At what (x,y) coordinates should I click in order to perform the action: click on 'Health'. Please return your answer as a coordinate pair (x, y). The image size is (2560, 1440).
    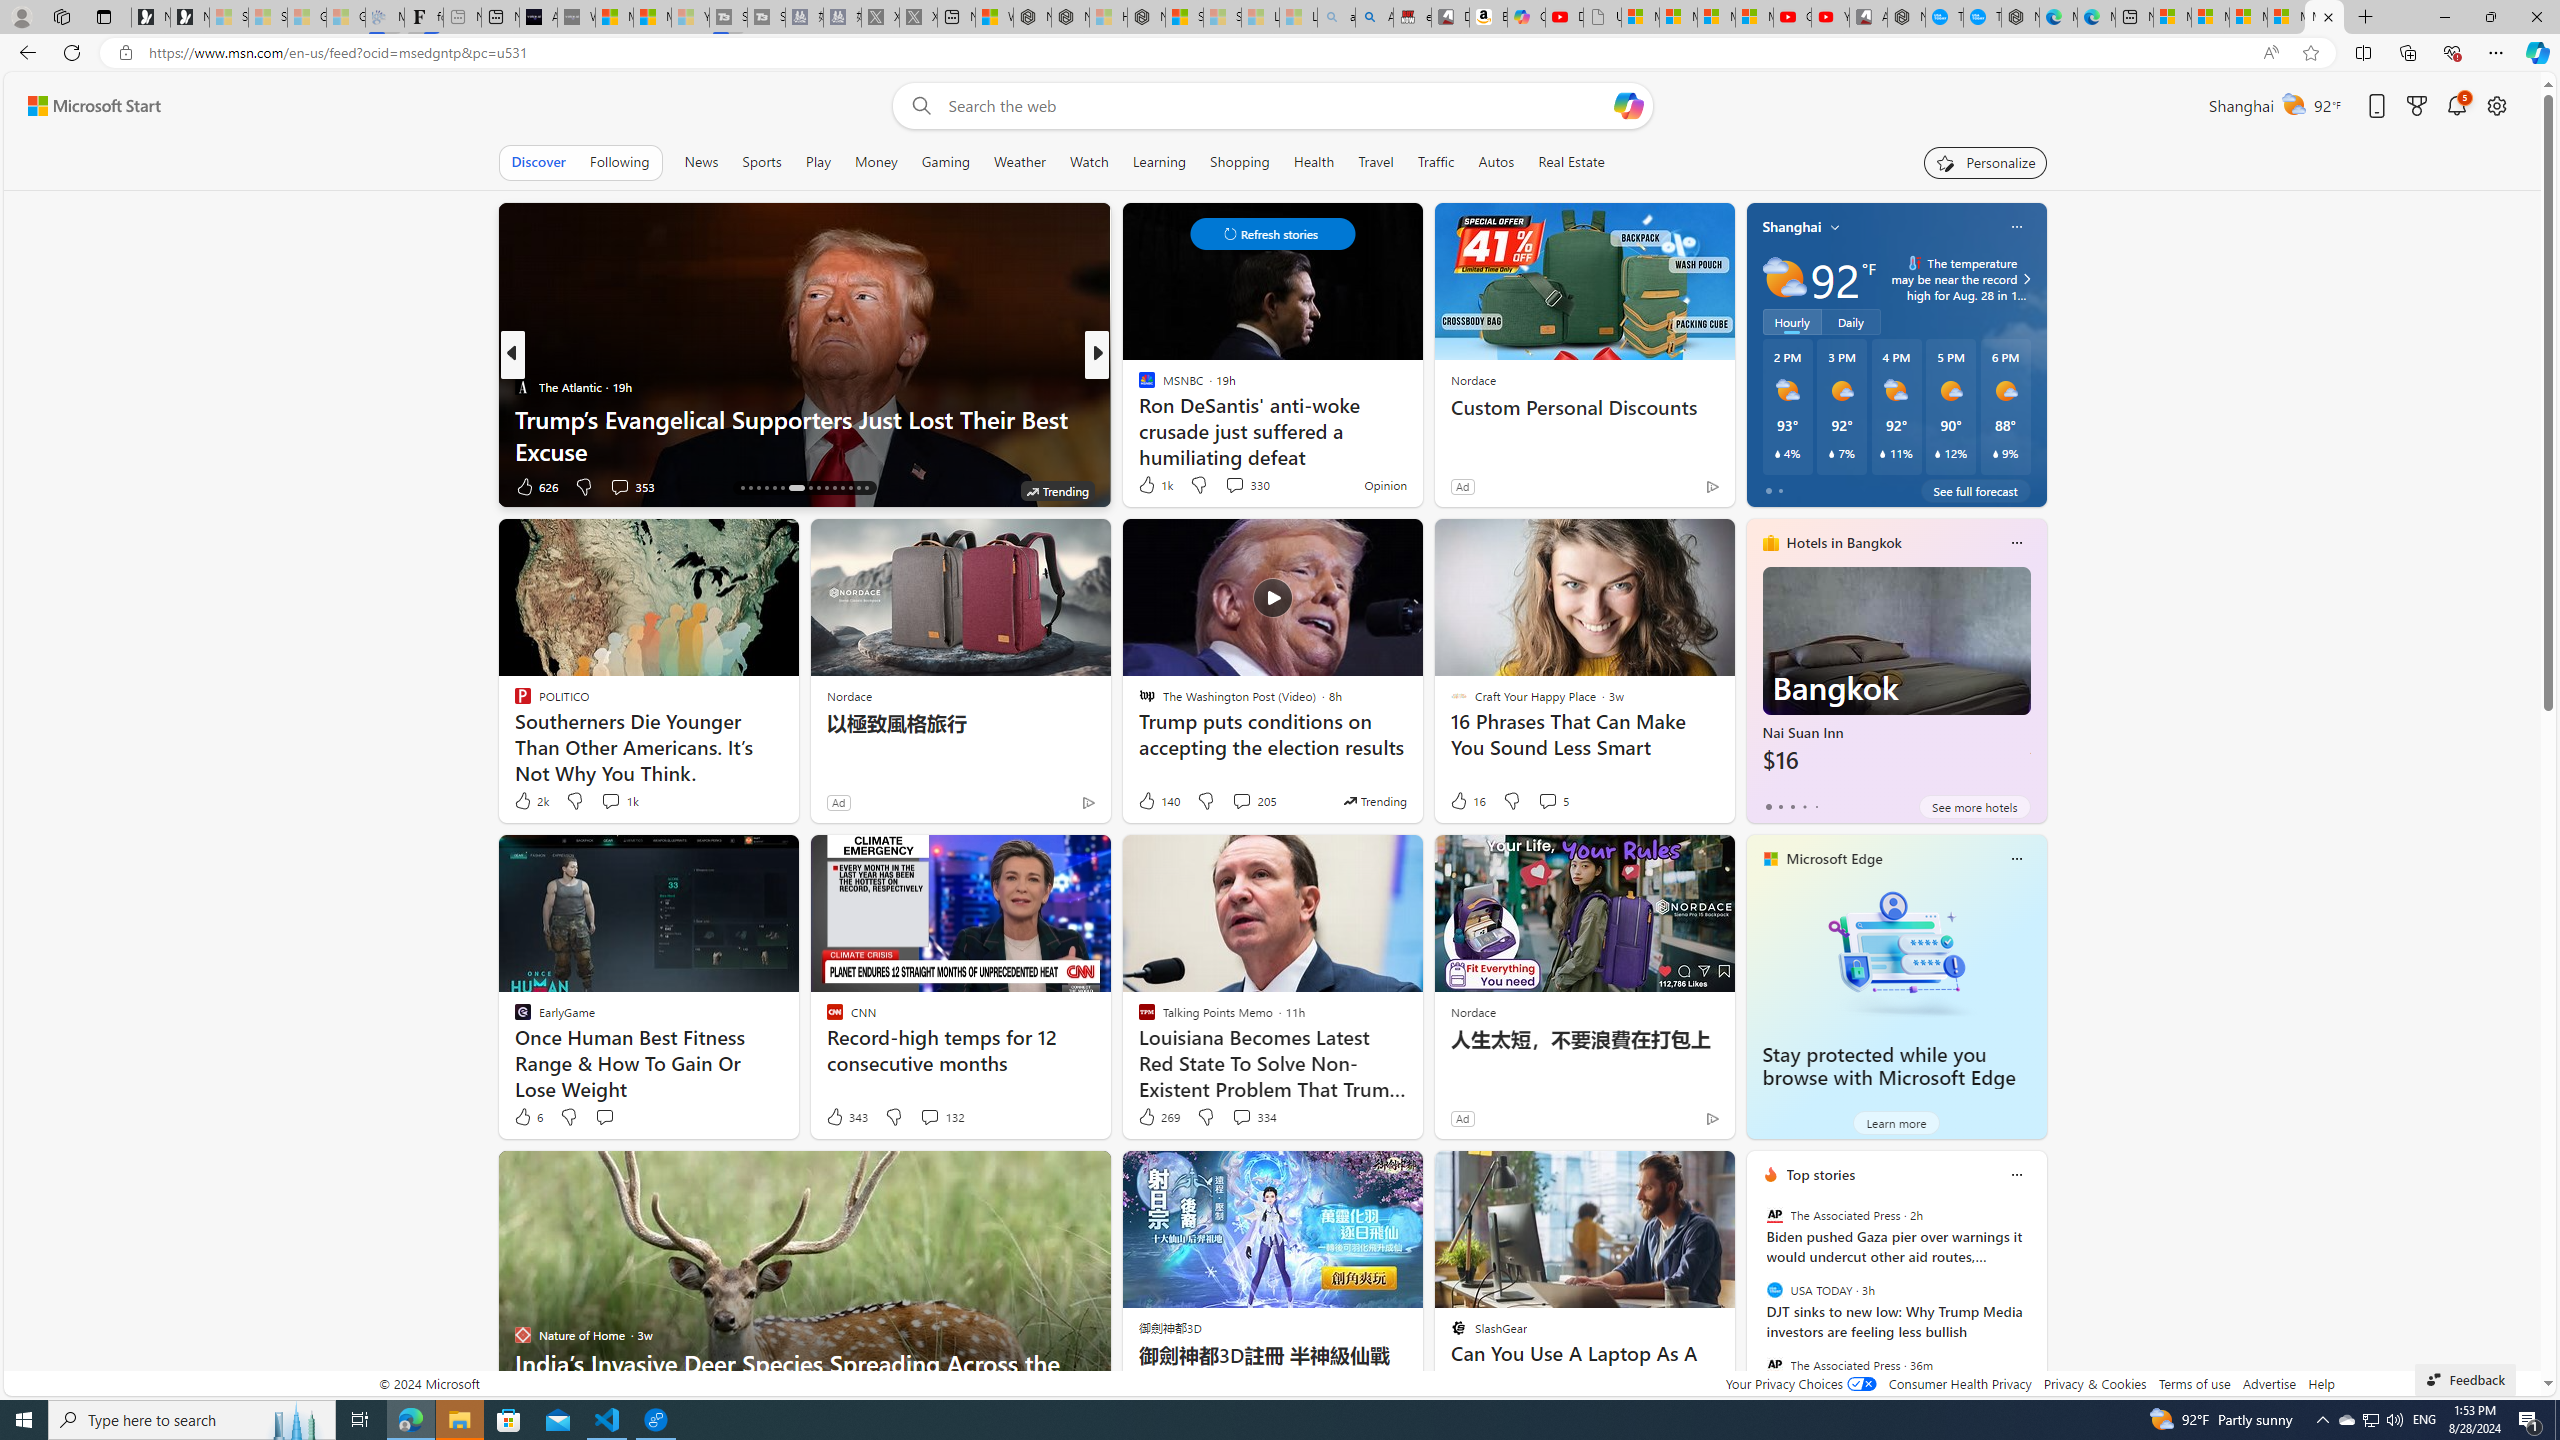
    Looking at the image, I should click on (1312, 161).